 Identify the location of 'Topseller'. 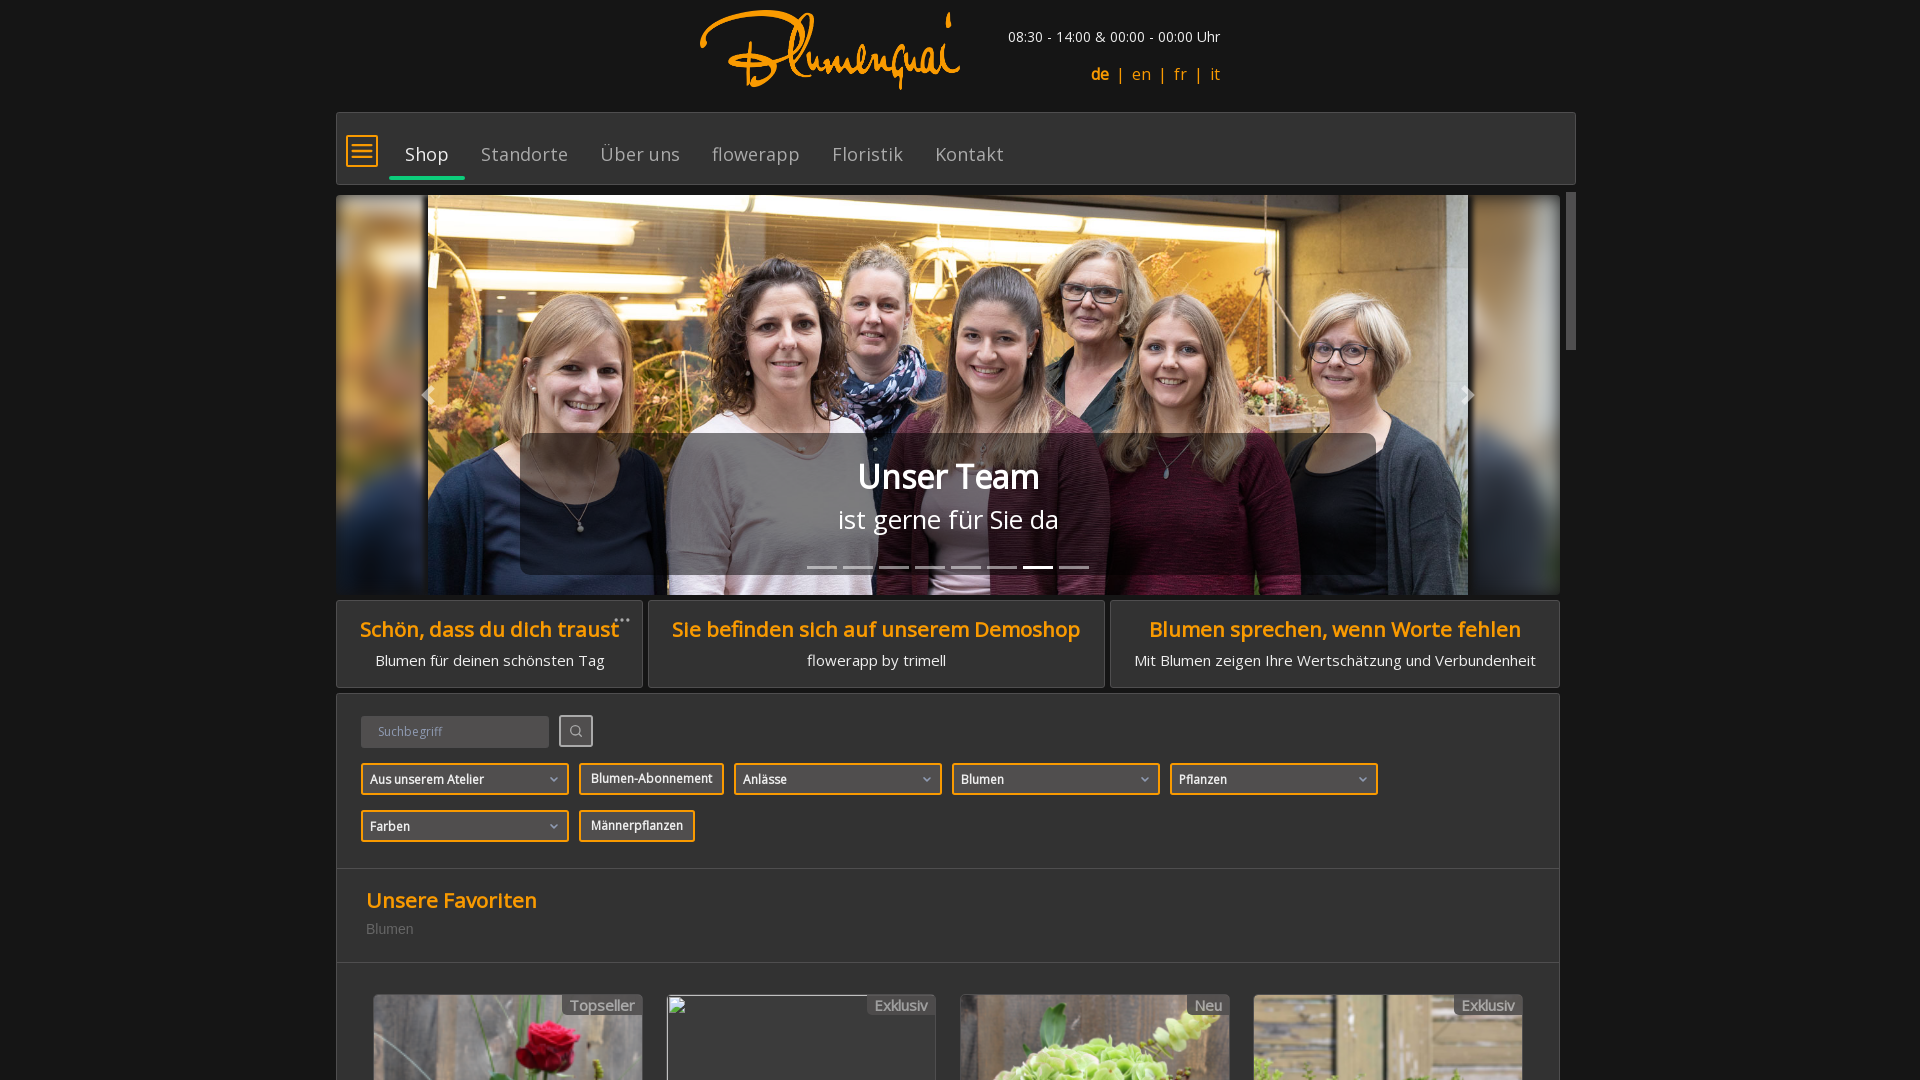
(560, 1005).